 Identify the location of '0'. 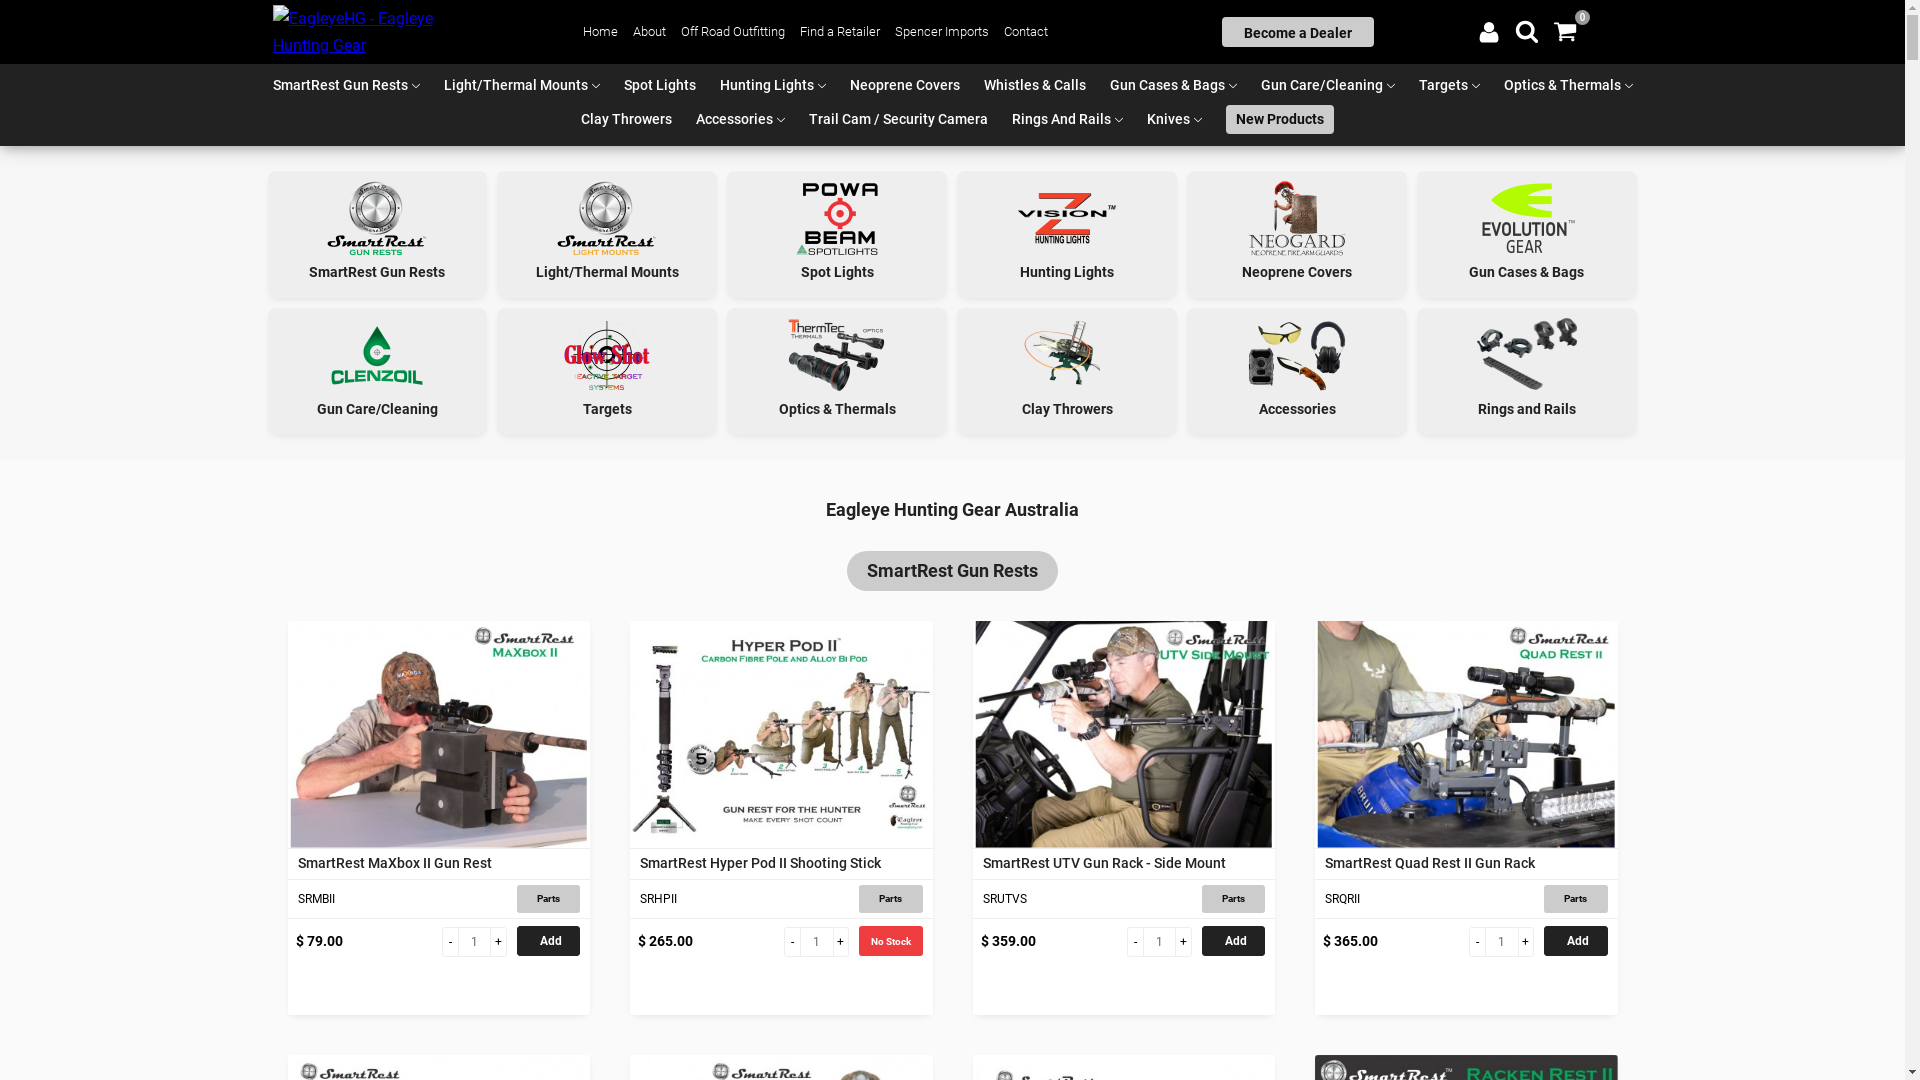
(1563, 31).